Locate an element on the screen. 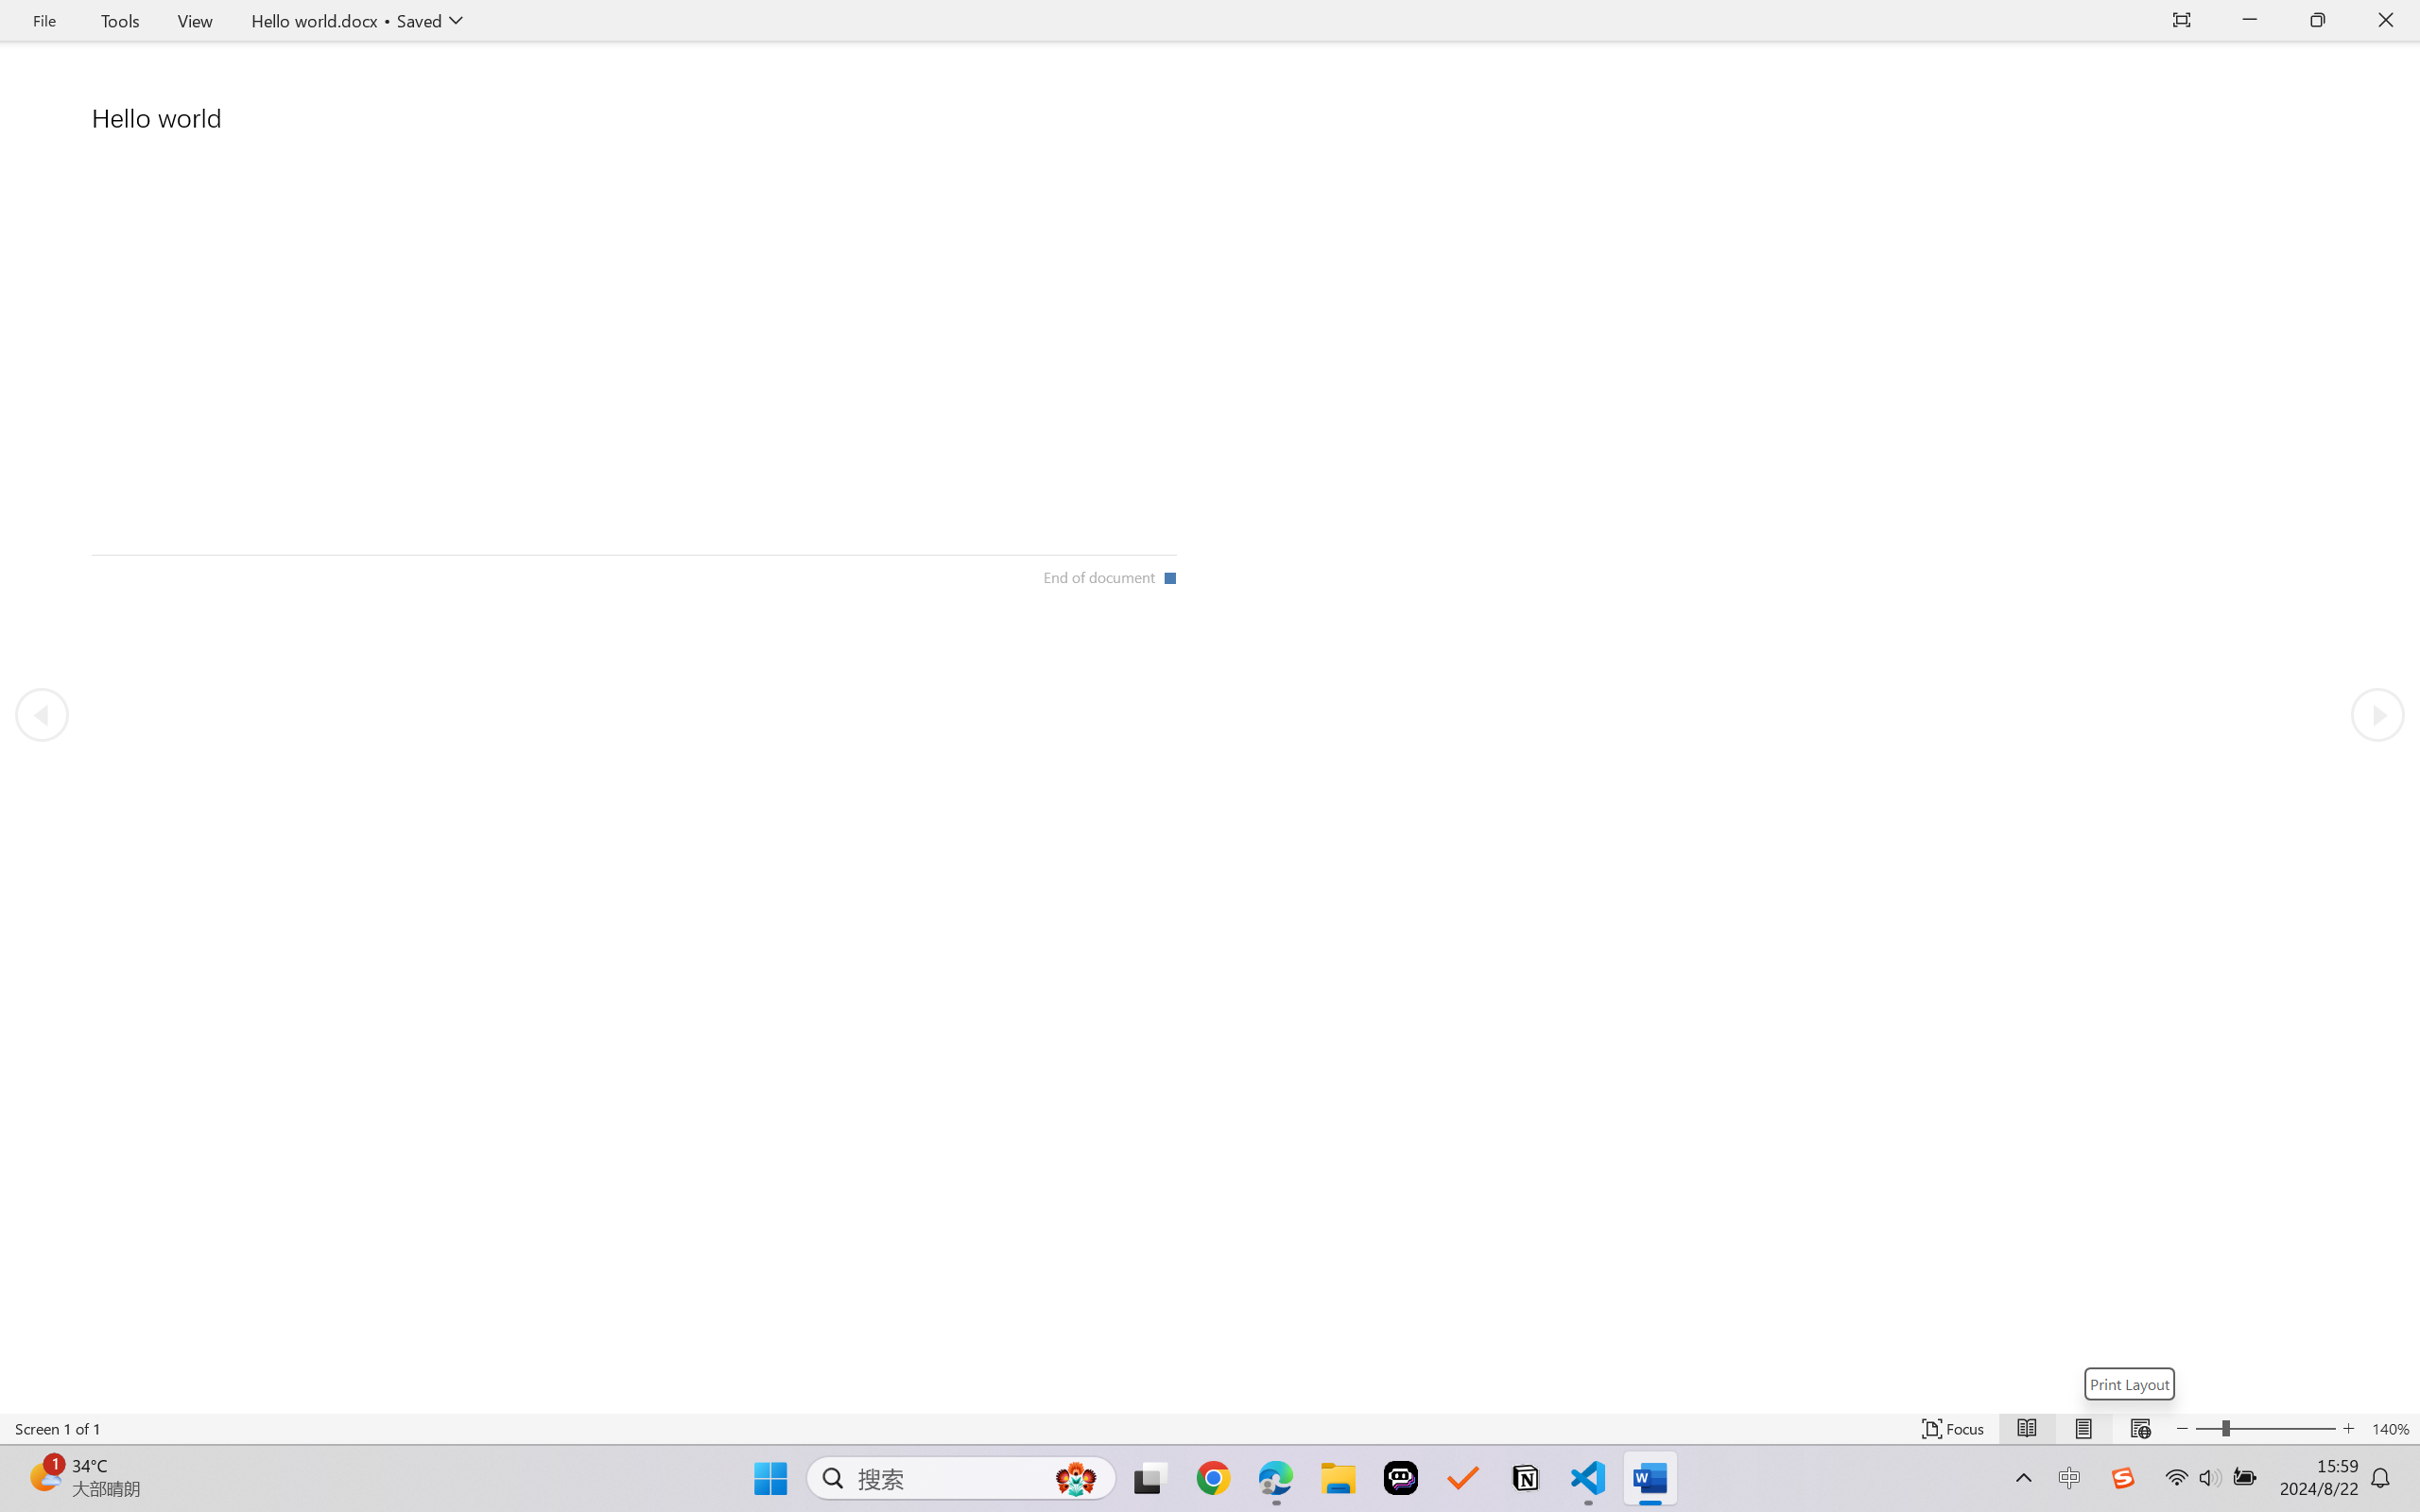 Image resolution: width=2420 pixels, height=1512 pixels. 'Auto-hide Reading Toolbar' is located at coordinates (2182, 20).